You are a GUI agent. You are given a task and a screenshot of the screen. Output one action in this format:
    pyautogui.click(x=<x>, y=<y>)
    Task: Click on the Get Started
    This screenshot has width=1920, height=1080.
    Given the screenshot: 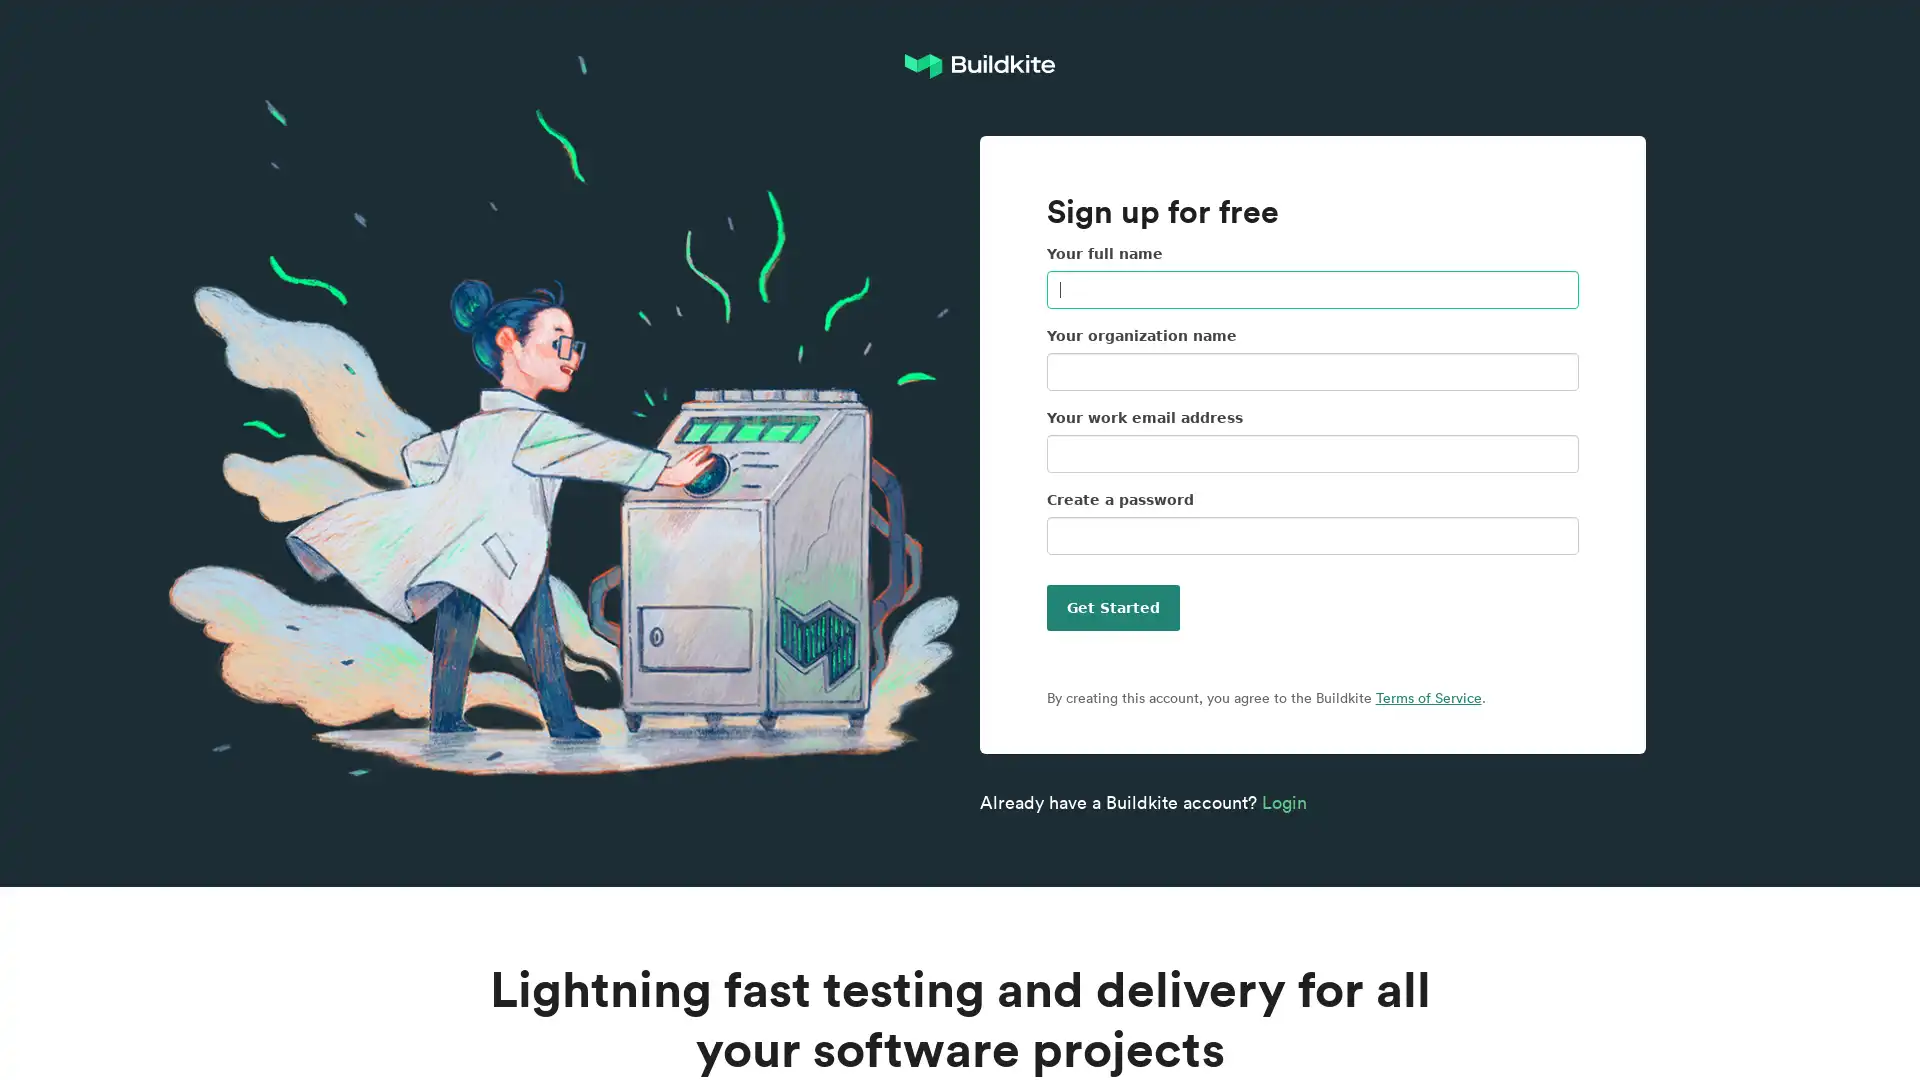 What is the action you would take?
    pyautogui.click(x=1111, y=607)
    